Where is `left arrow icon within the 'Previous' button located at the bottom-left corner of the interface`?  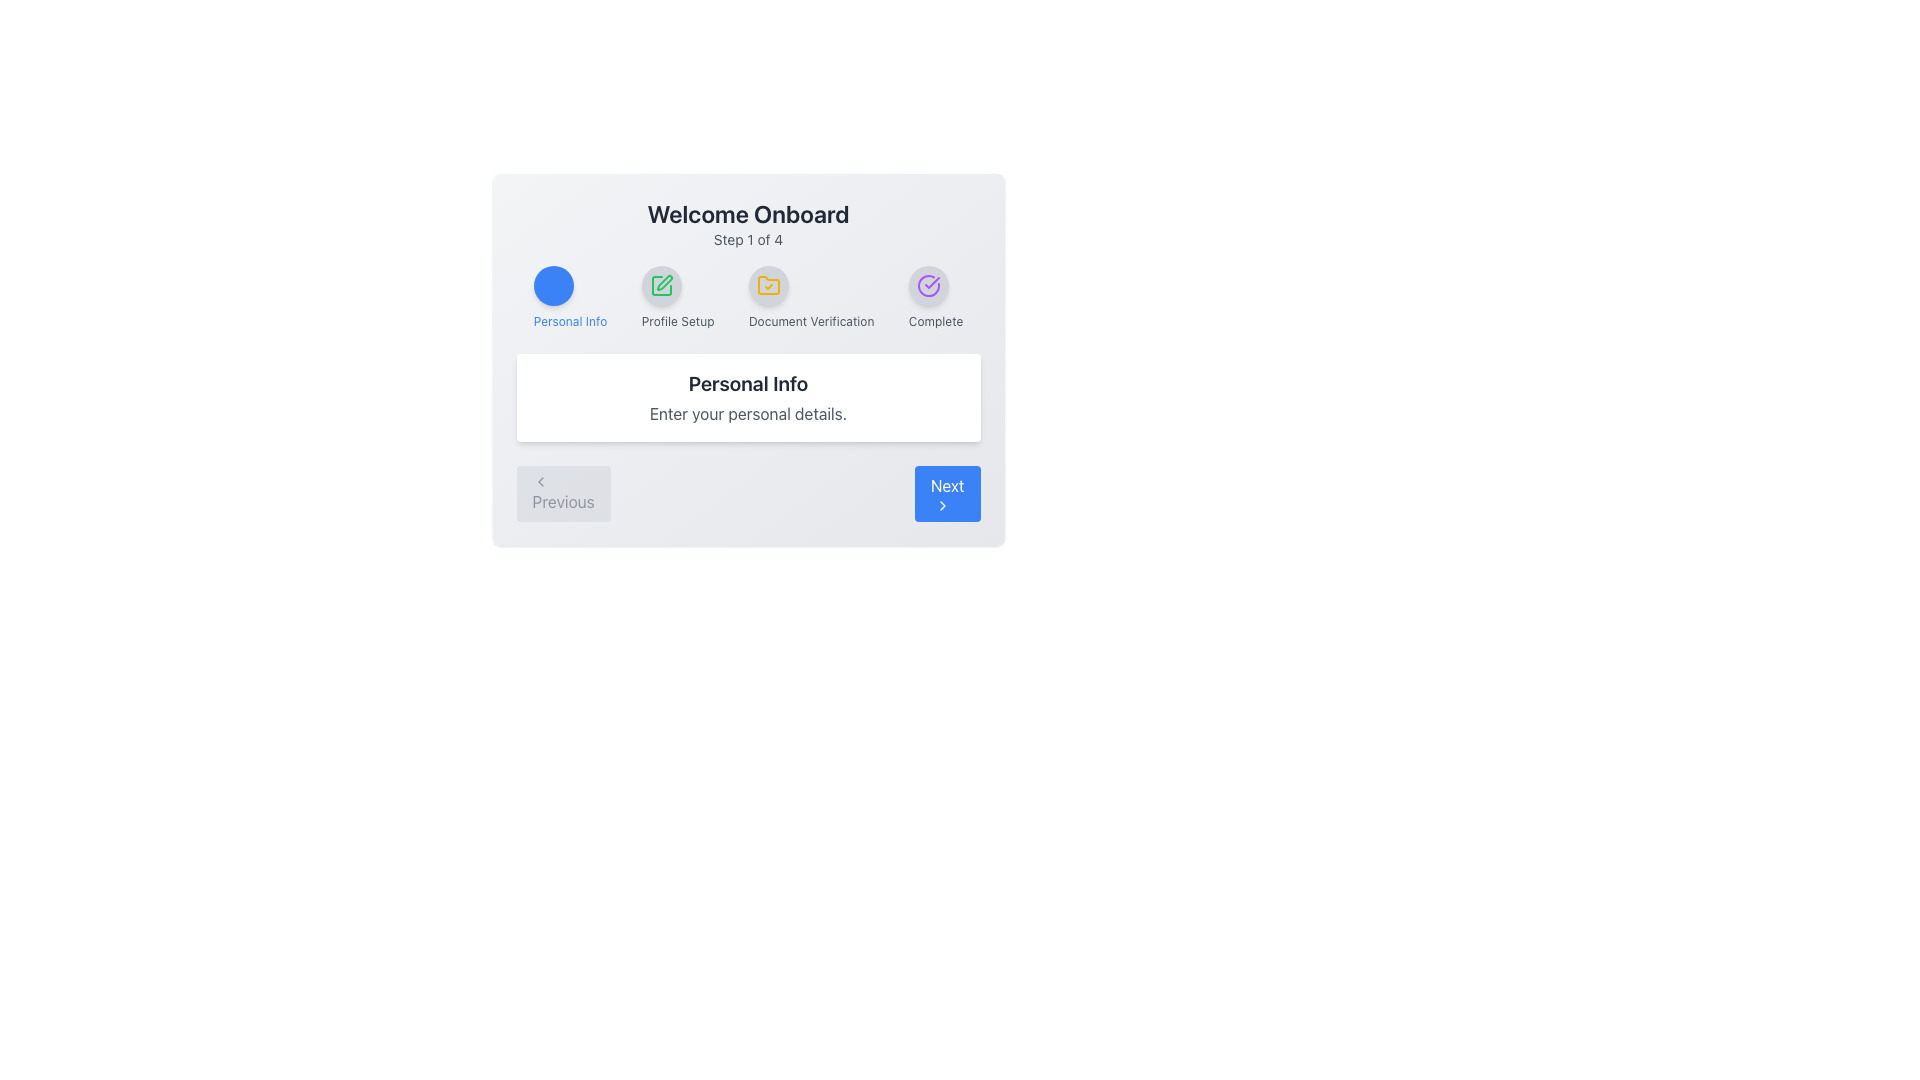
left arrow icon within the 'Previous' button located at the bottom-left corner of the interface is located at coordinates (540, 482).